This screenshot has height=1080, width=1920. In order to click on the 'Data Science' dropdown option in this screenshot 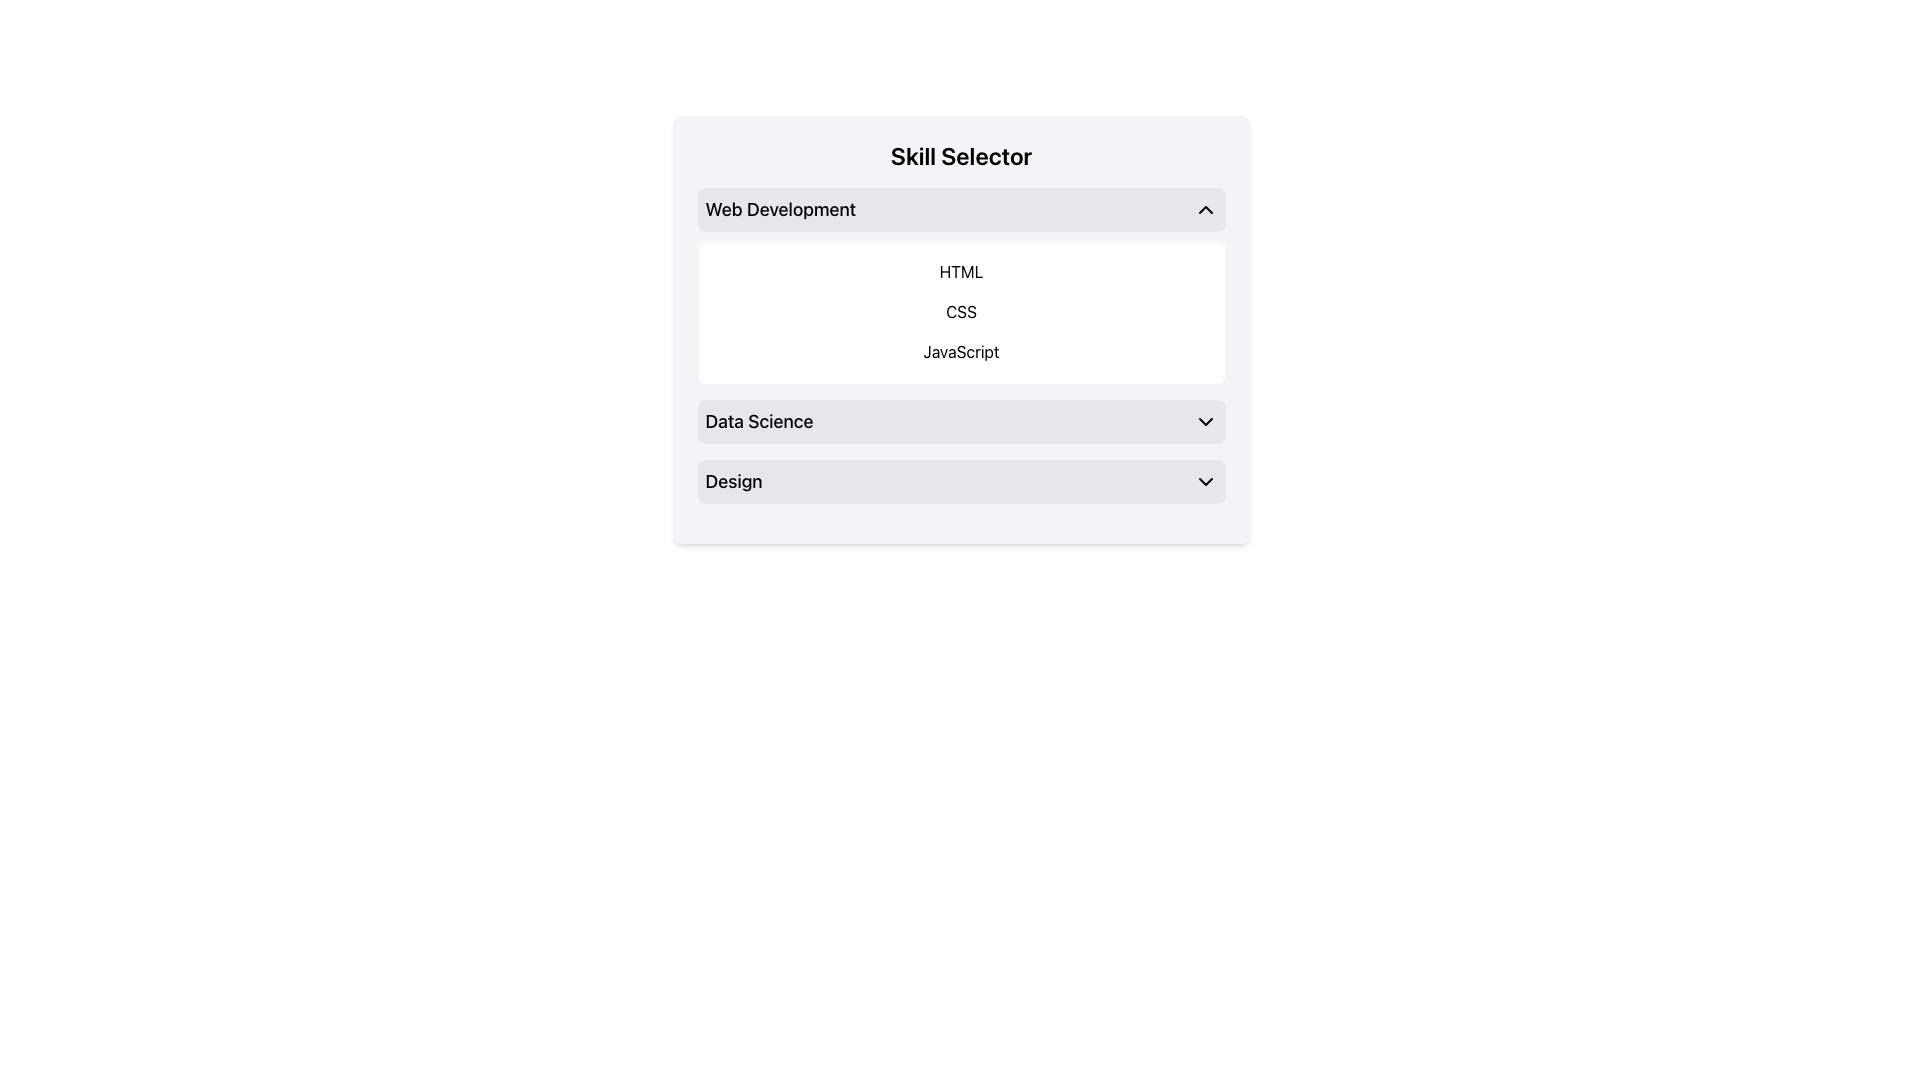, I will do `click(961, 420)`.